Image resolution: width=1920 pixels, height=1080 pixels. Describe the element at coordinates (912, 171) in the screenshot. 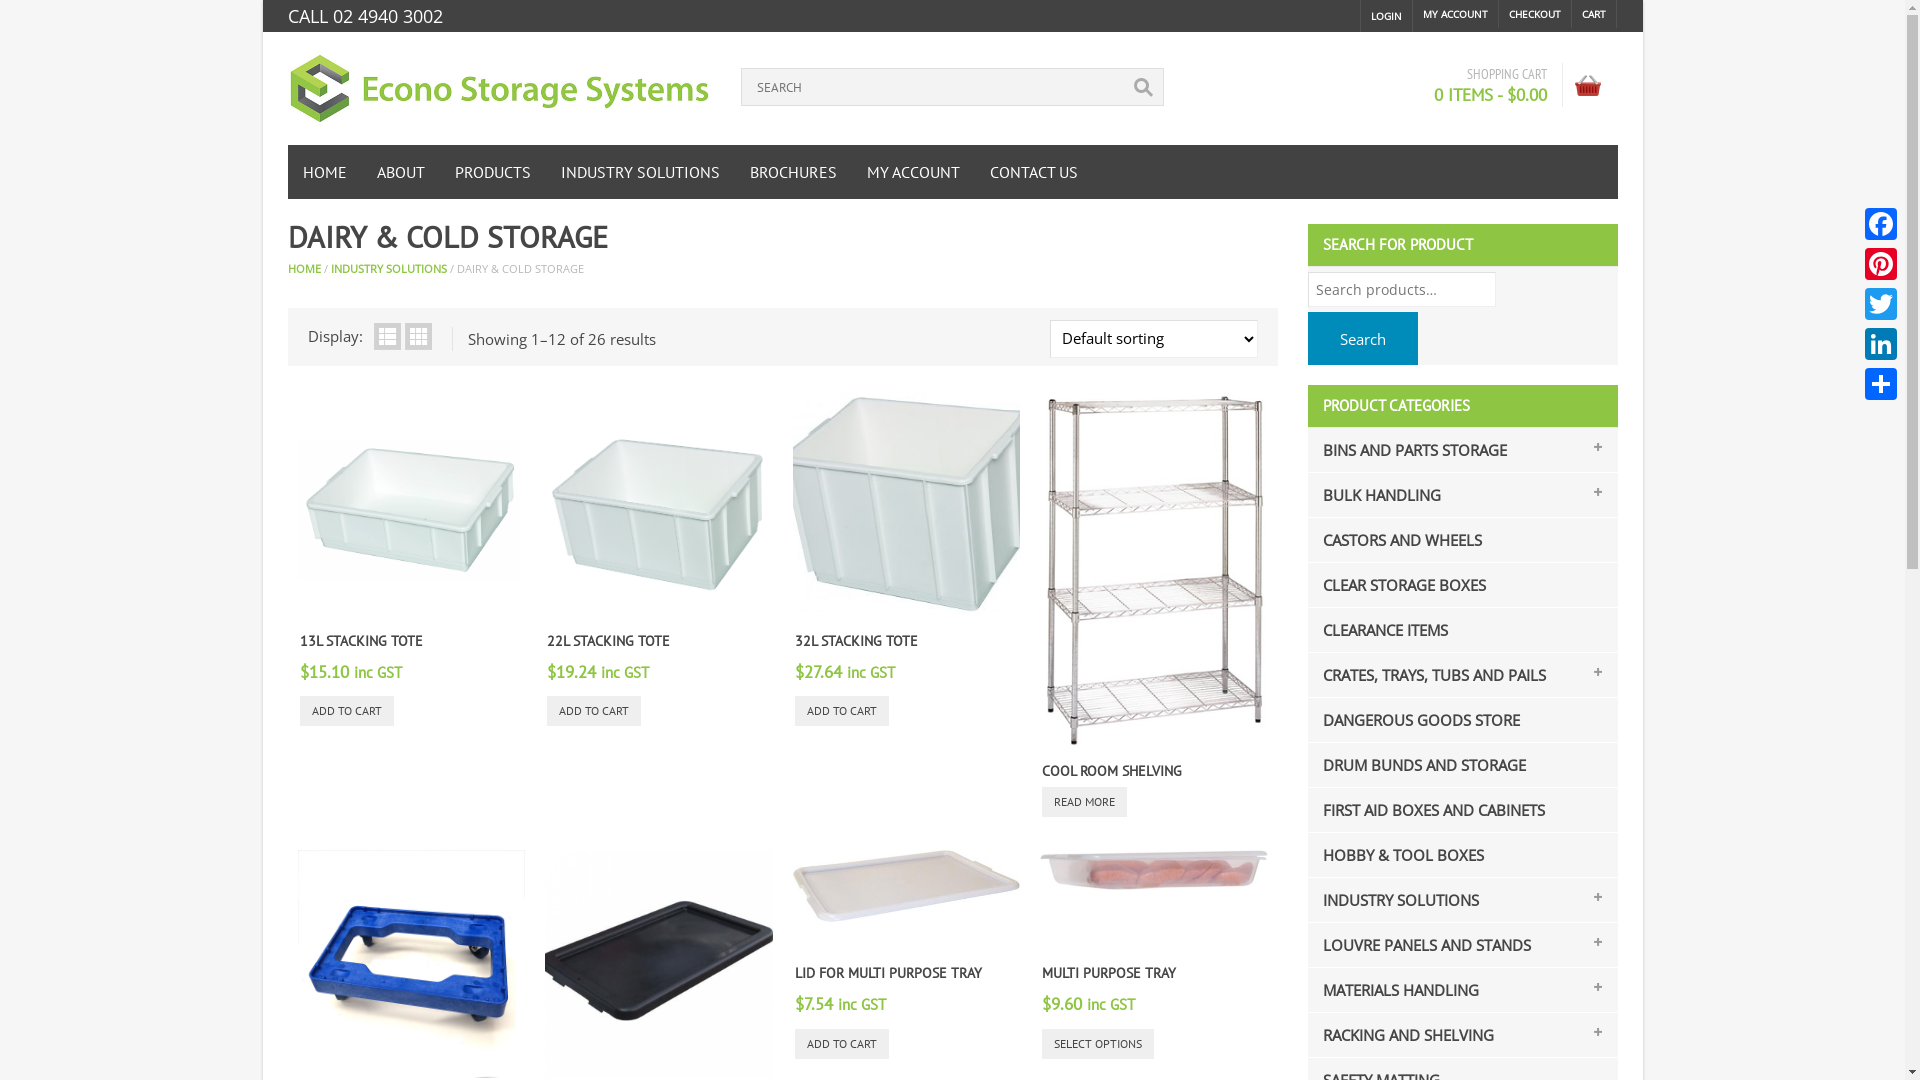

I see `'MY ACCOUNT'` at that location.